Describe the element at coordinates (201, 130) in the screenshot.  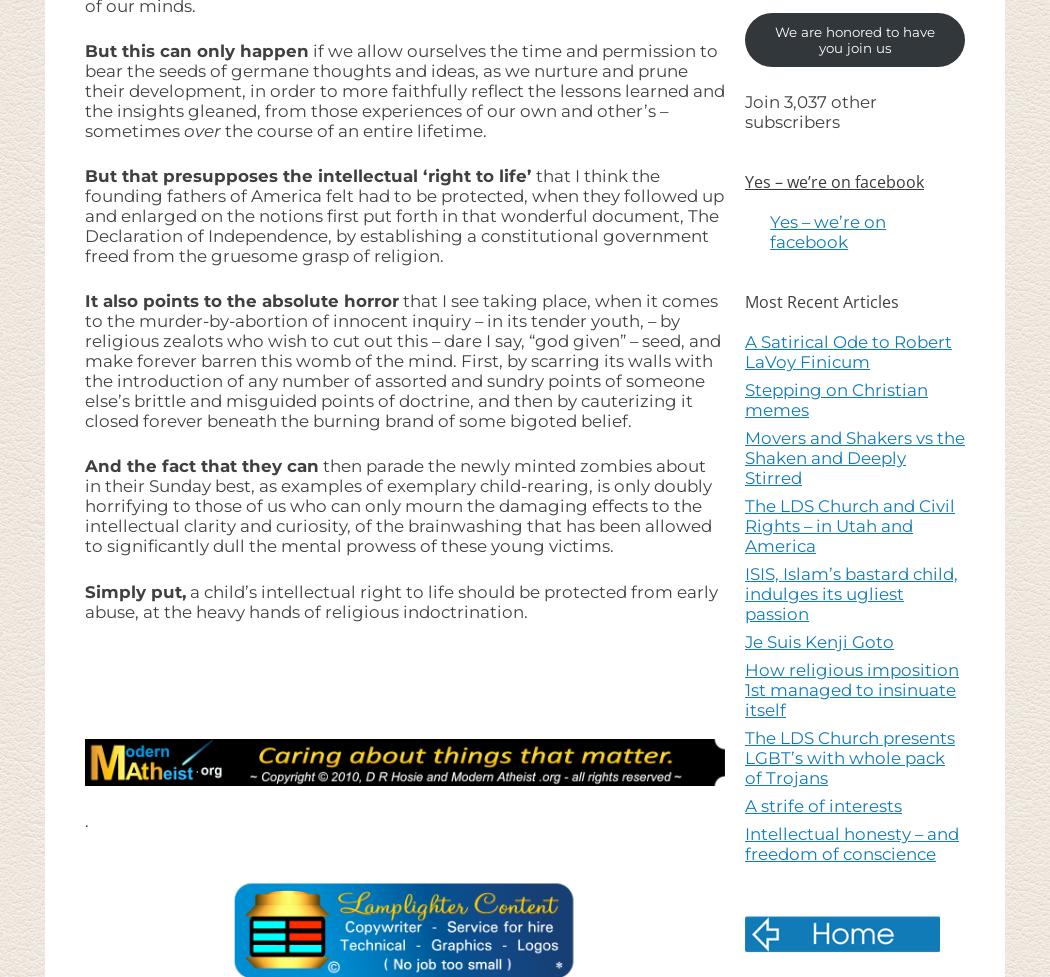
I see `'over'` at that location.